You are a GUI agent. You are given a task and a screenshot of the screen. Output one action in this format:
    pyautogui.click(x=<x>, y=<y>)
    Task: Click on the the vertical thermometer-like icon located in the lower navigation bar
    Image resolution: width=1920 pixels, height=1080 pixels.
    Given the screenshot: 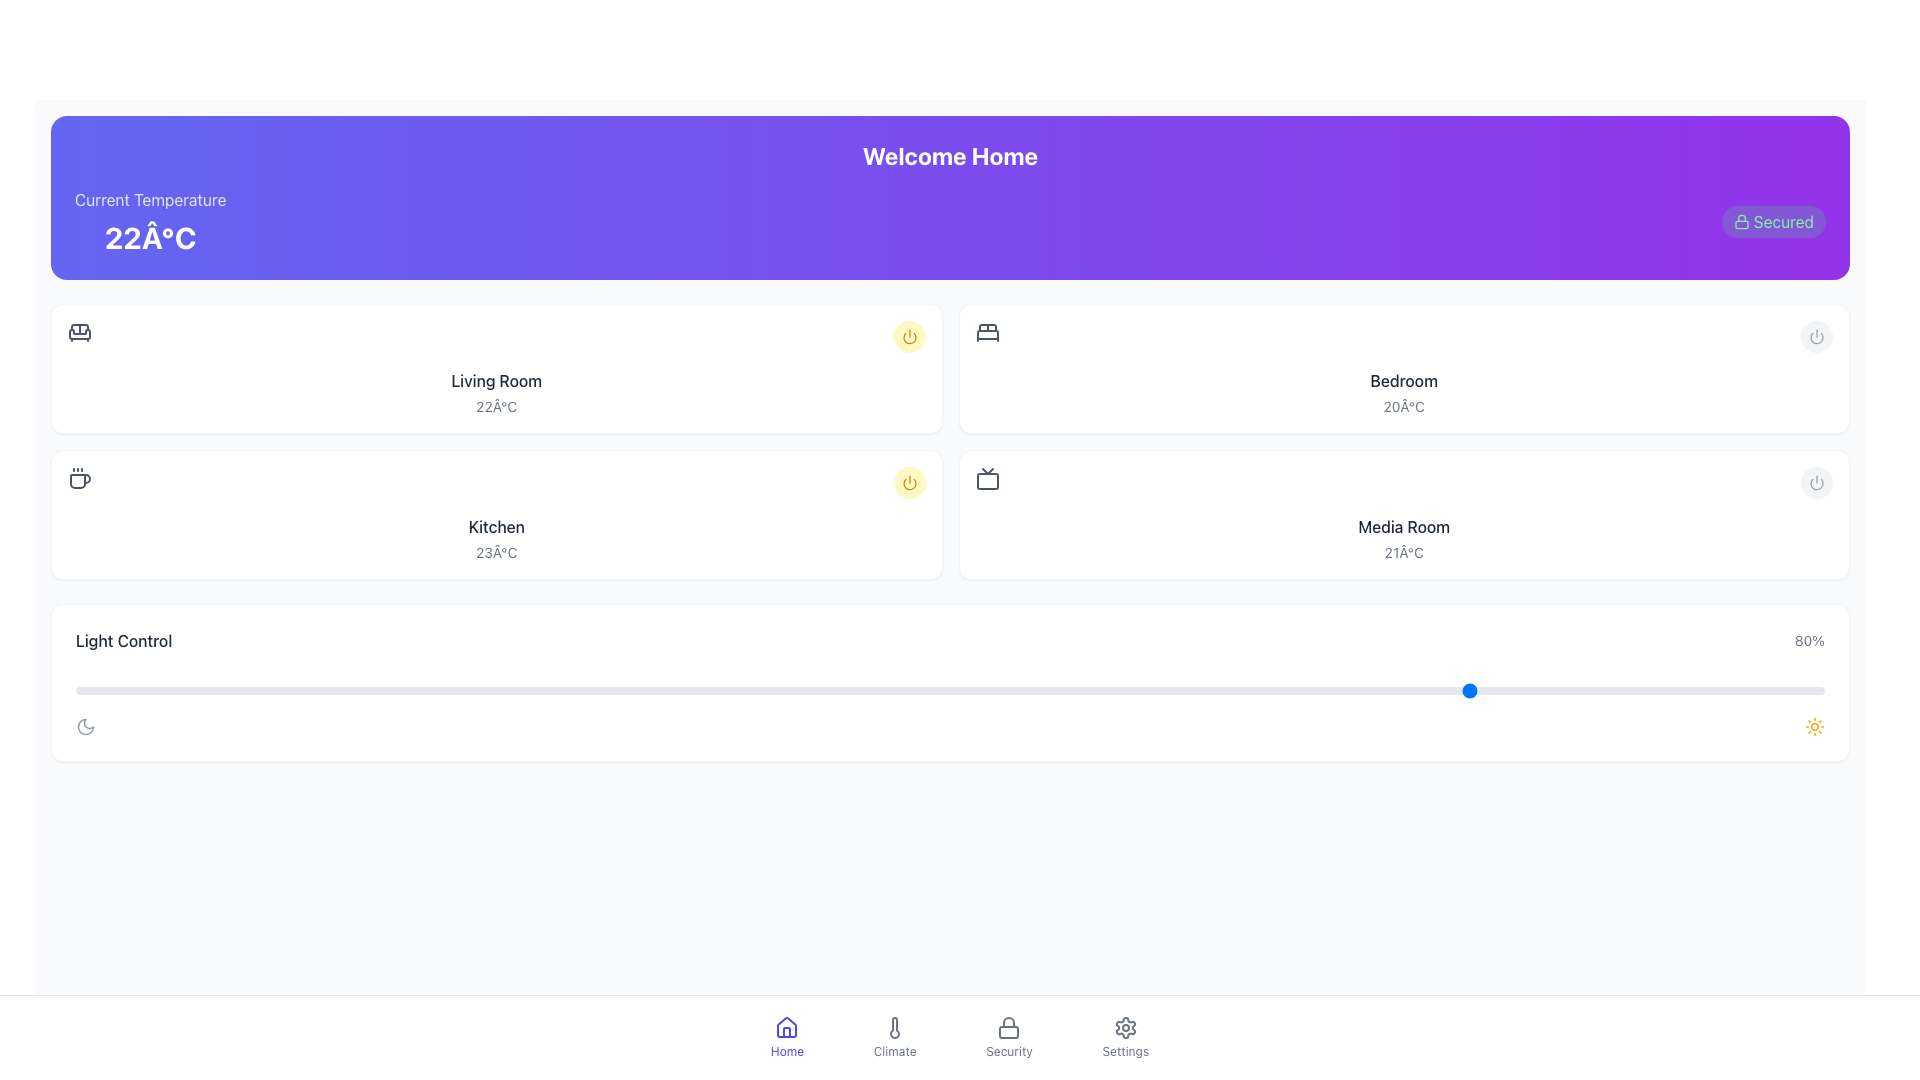 What is the action you would take?
    pyautogui.click(x=894, y=1028)
    